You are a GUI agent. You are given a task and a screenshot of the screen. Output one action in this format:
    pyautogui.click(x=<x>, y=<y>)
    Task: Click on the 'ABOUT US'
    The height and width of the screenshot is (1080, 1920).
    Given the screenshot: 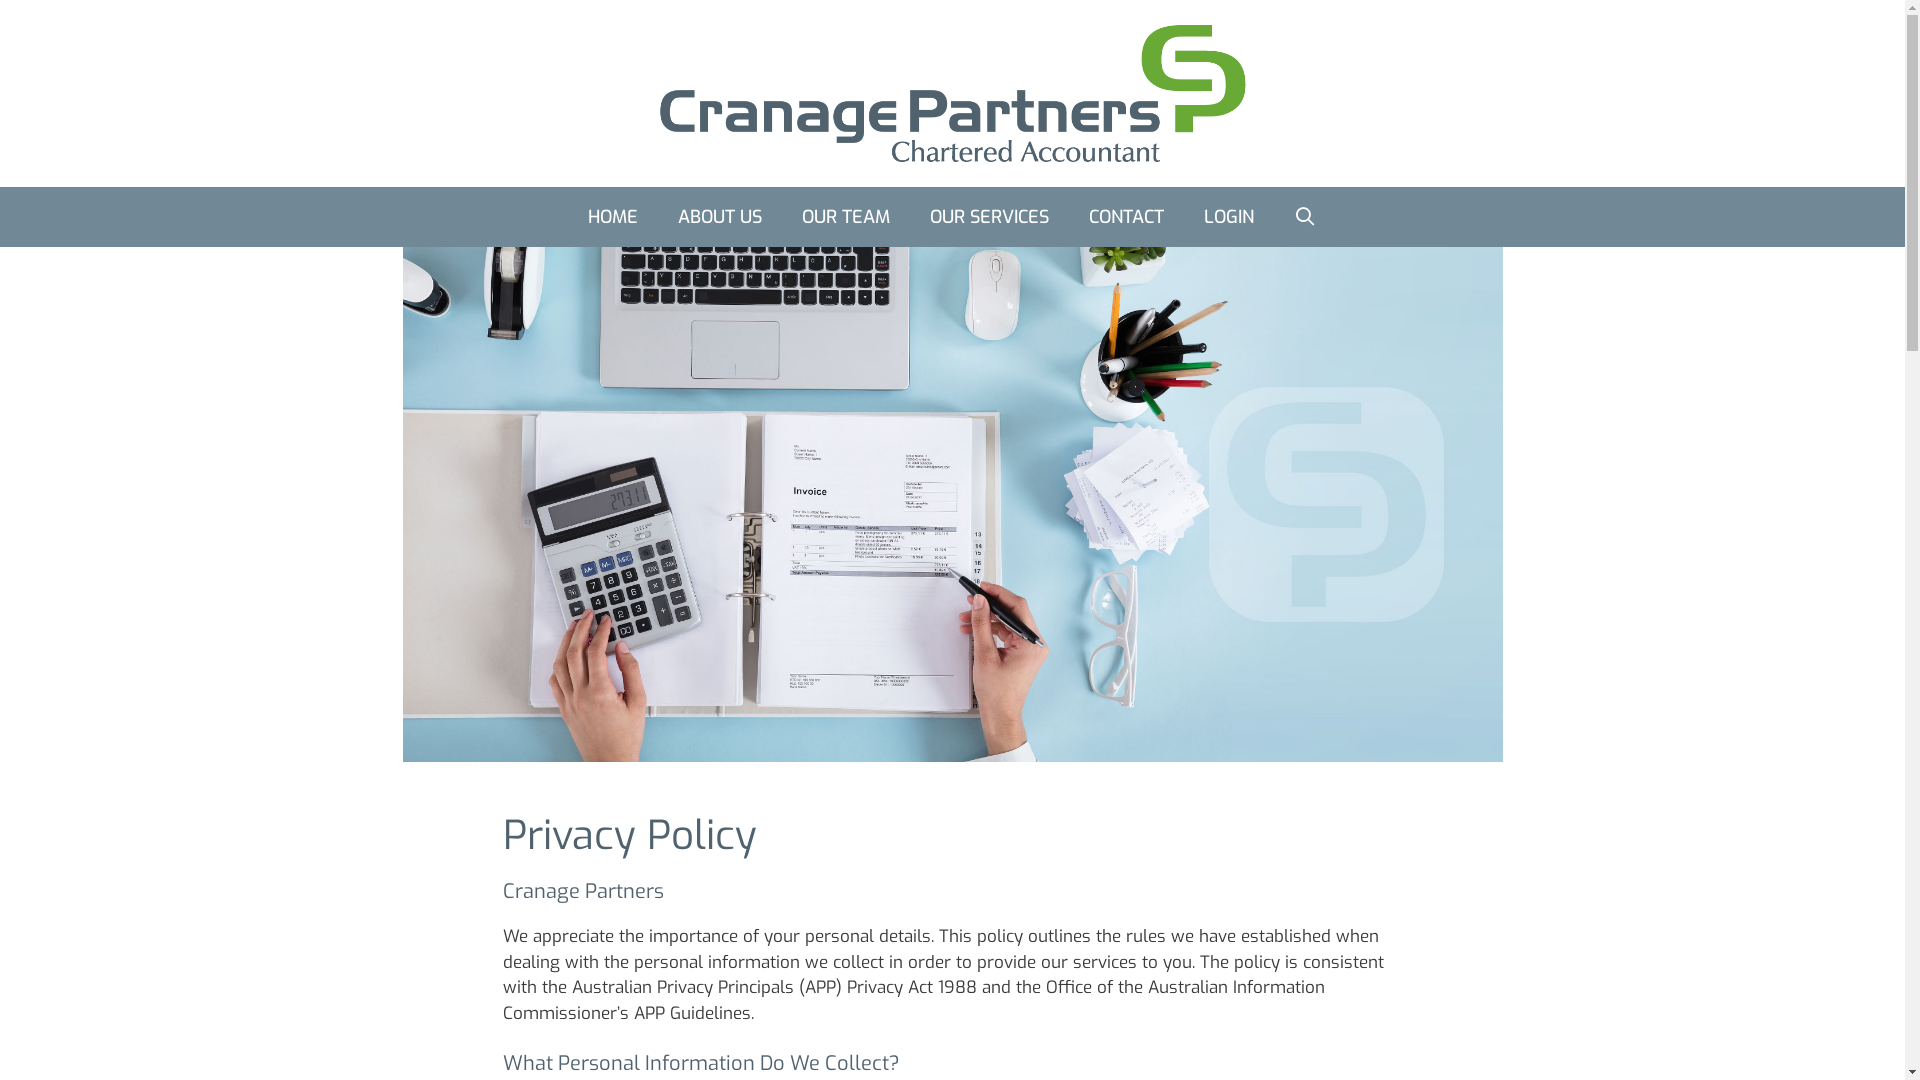 What is the action you would take?
    pyautogui.click(x=720, y=216)
    